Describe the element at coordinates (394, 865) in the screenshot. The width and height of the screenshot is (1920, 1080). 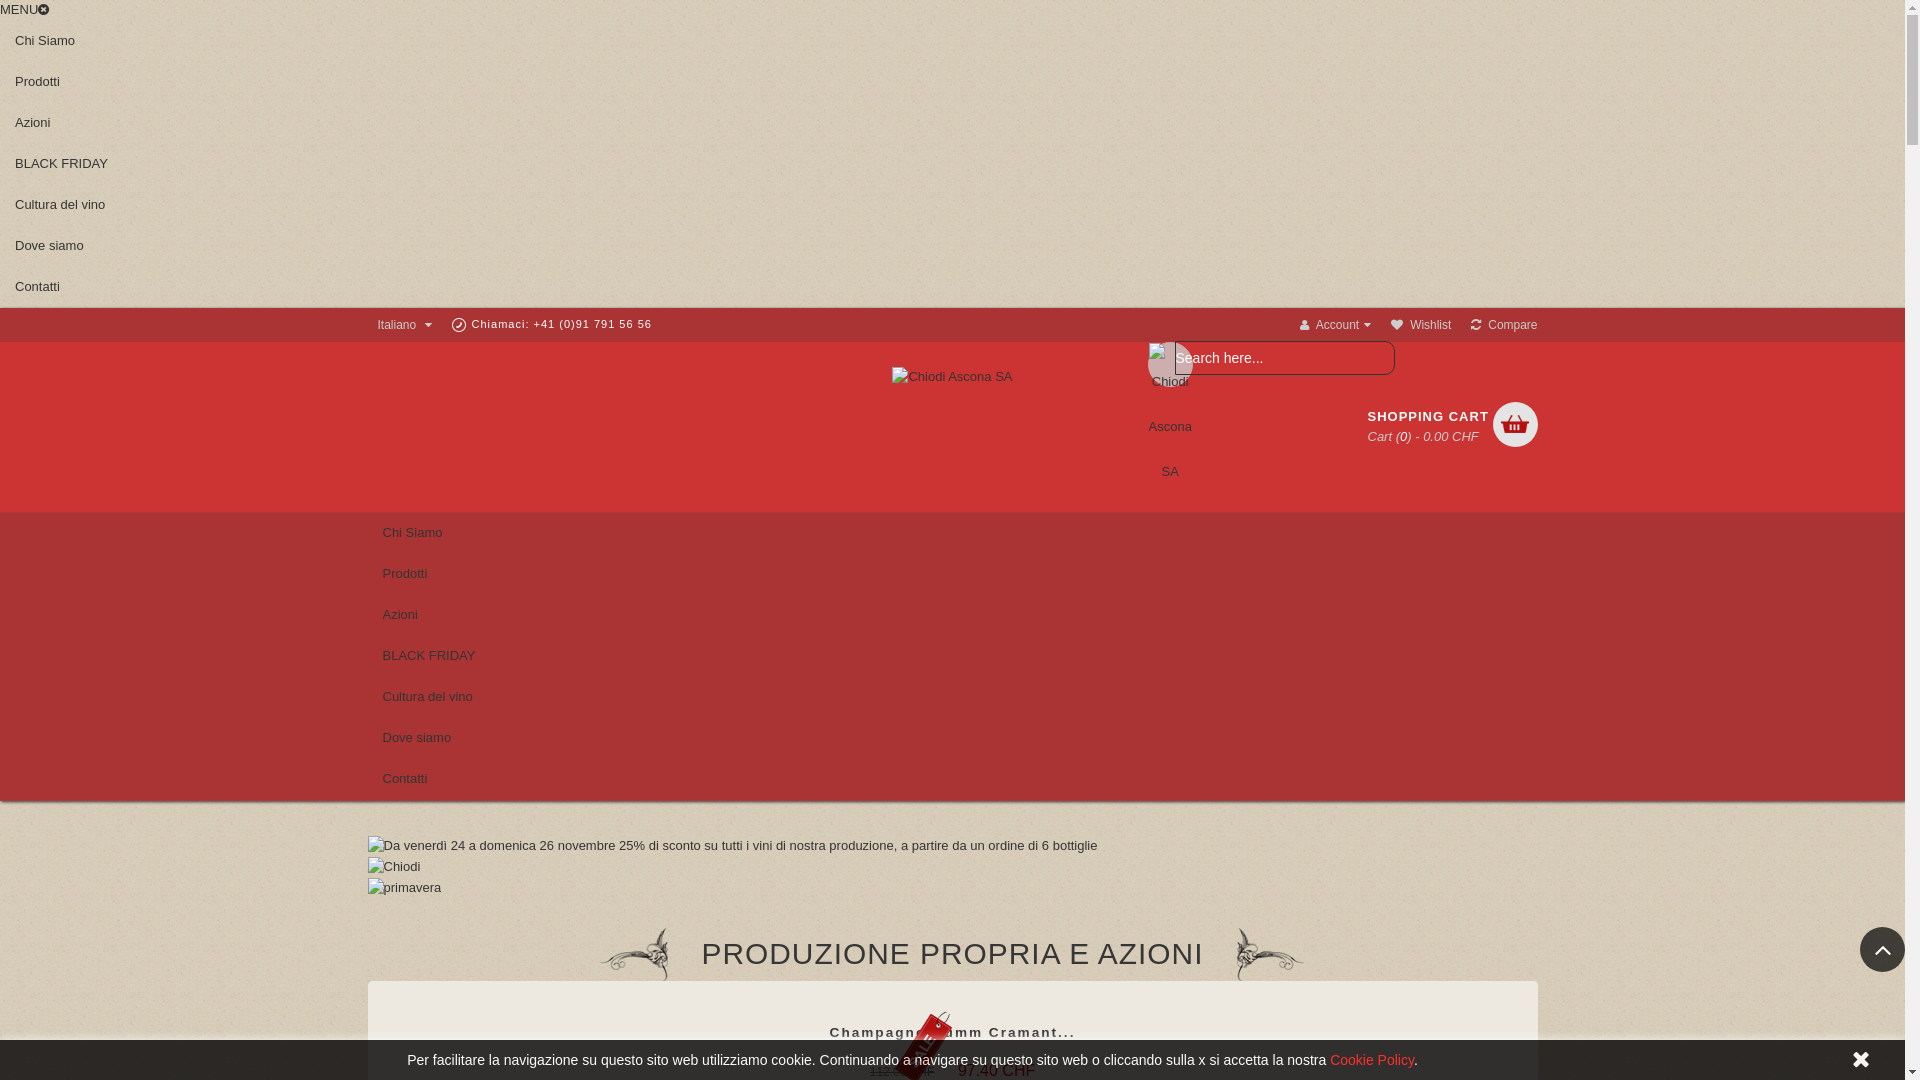
I see `'Chiodi'` at that location.